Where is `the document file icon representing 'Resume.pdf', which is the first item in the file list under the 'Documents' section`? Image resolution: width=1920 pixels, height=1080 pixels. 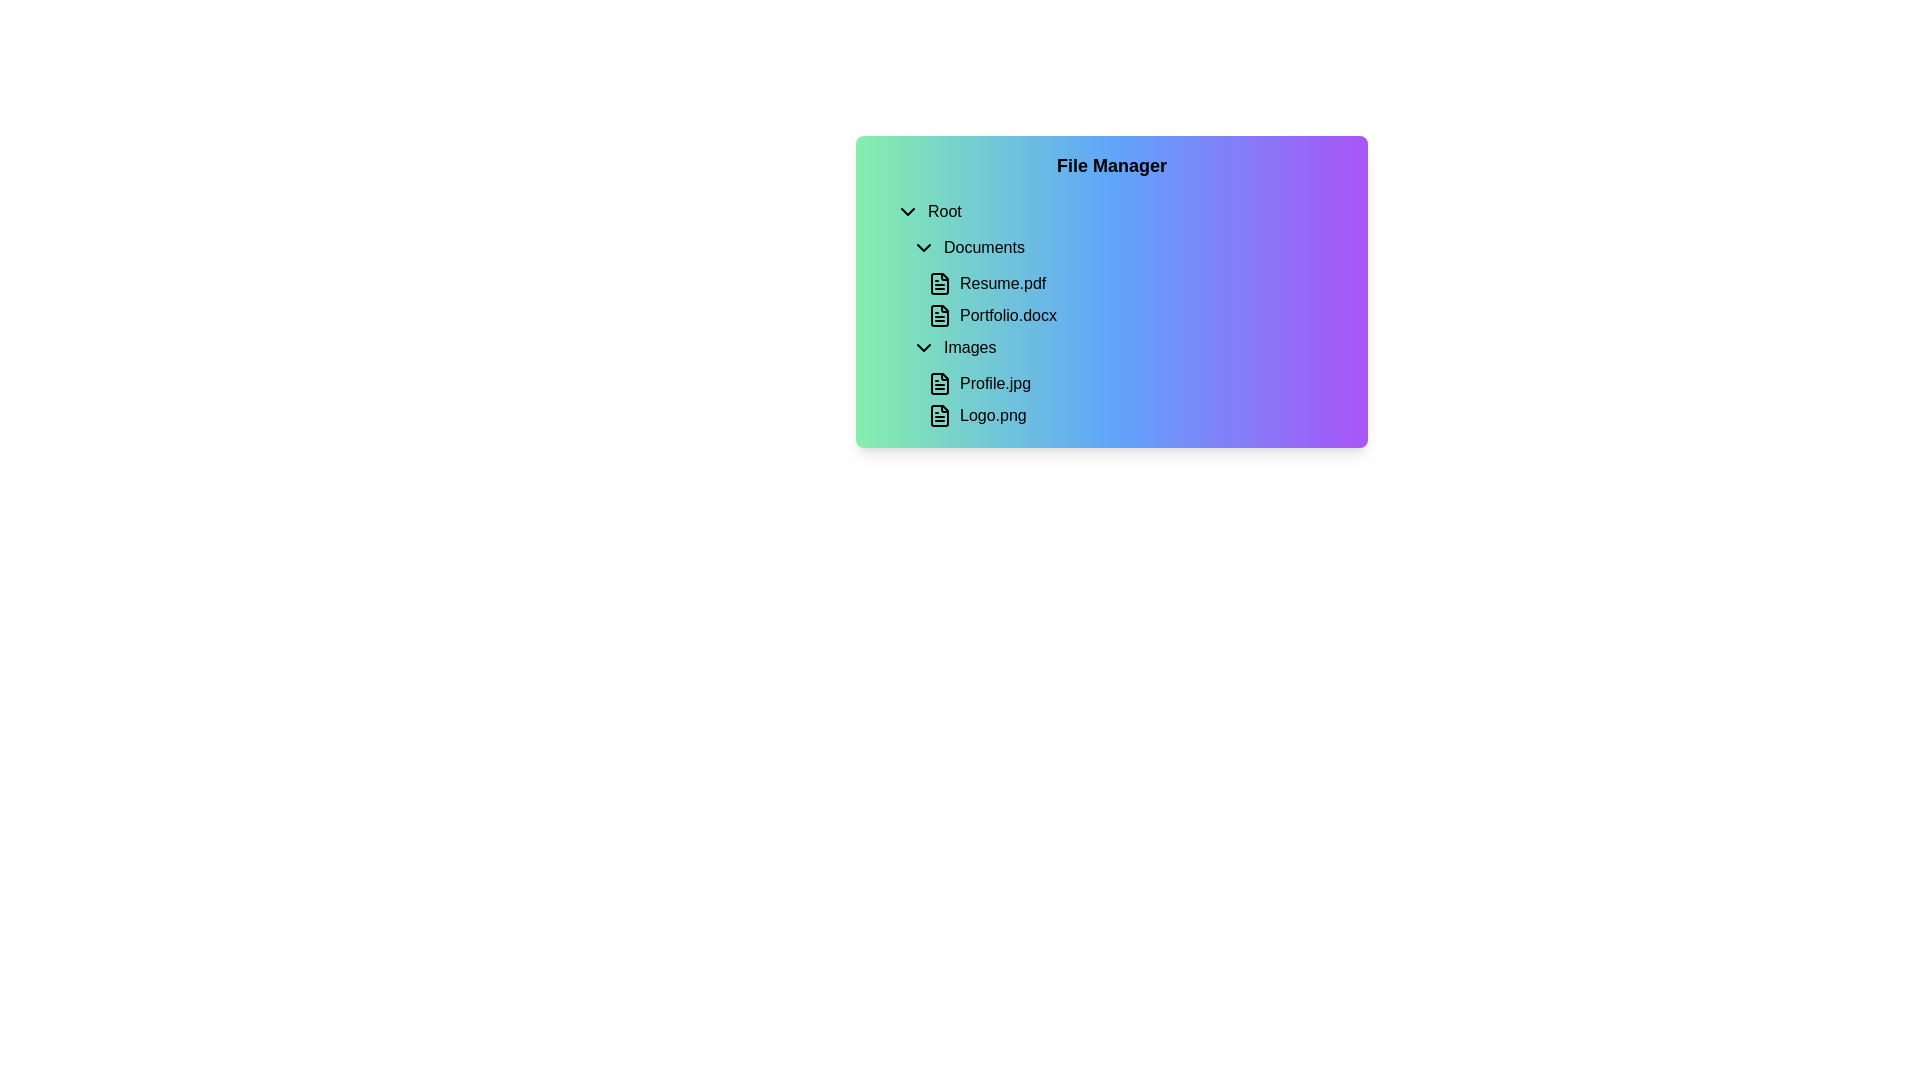
the document file icon representing 'Resume.pdf', which is the first item in the file list under the 'Documents' section is located at coordinates (939, 284).